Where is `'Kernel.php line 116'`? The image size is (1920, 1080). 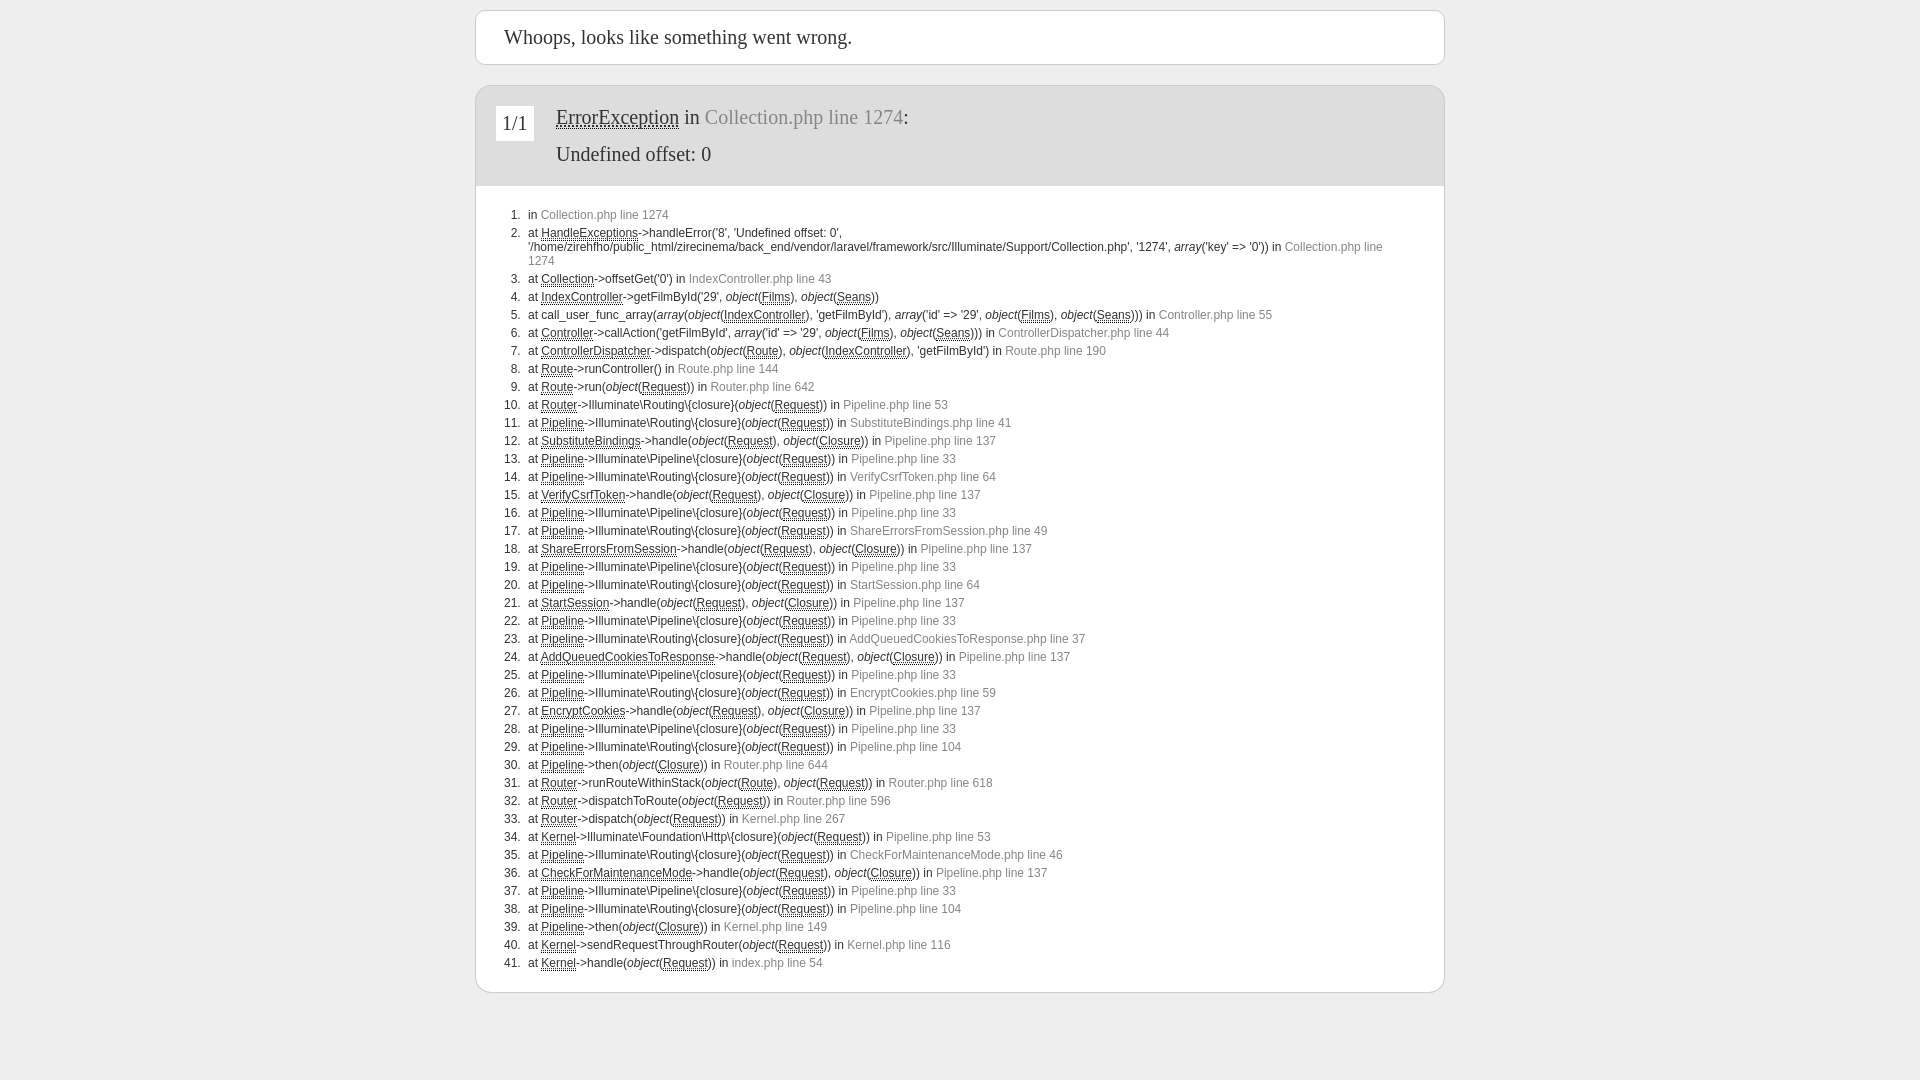
'Kernel.php line 116' is located at coordinates (897, 945).